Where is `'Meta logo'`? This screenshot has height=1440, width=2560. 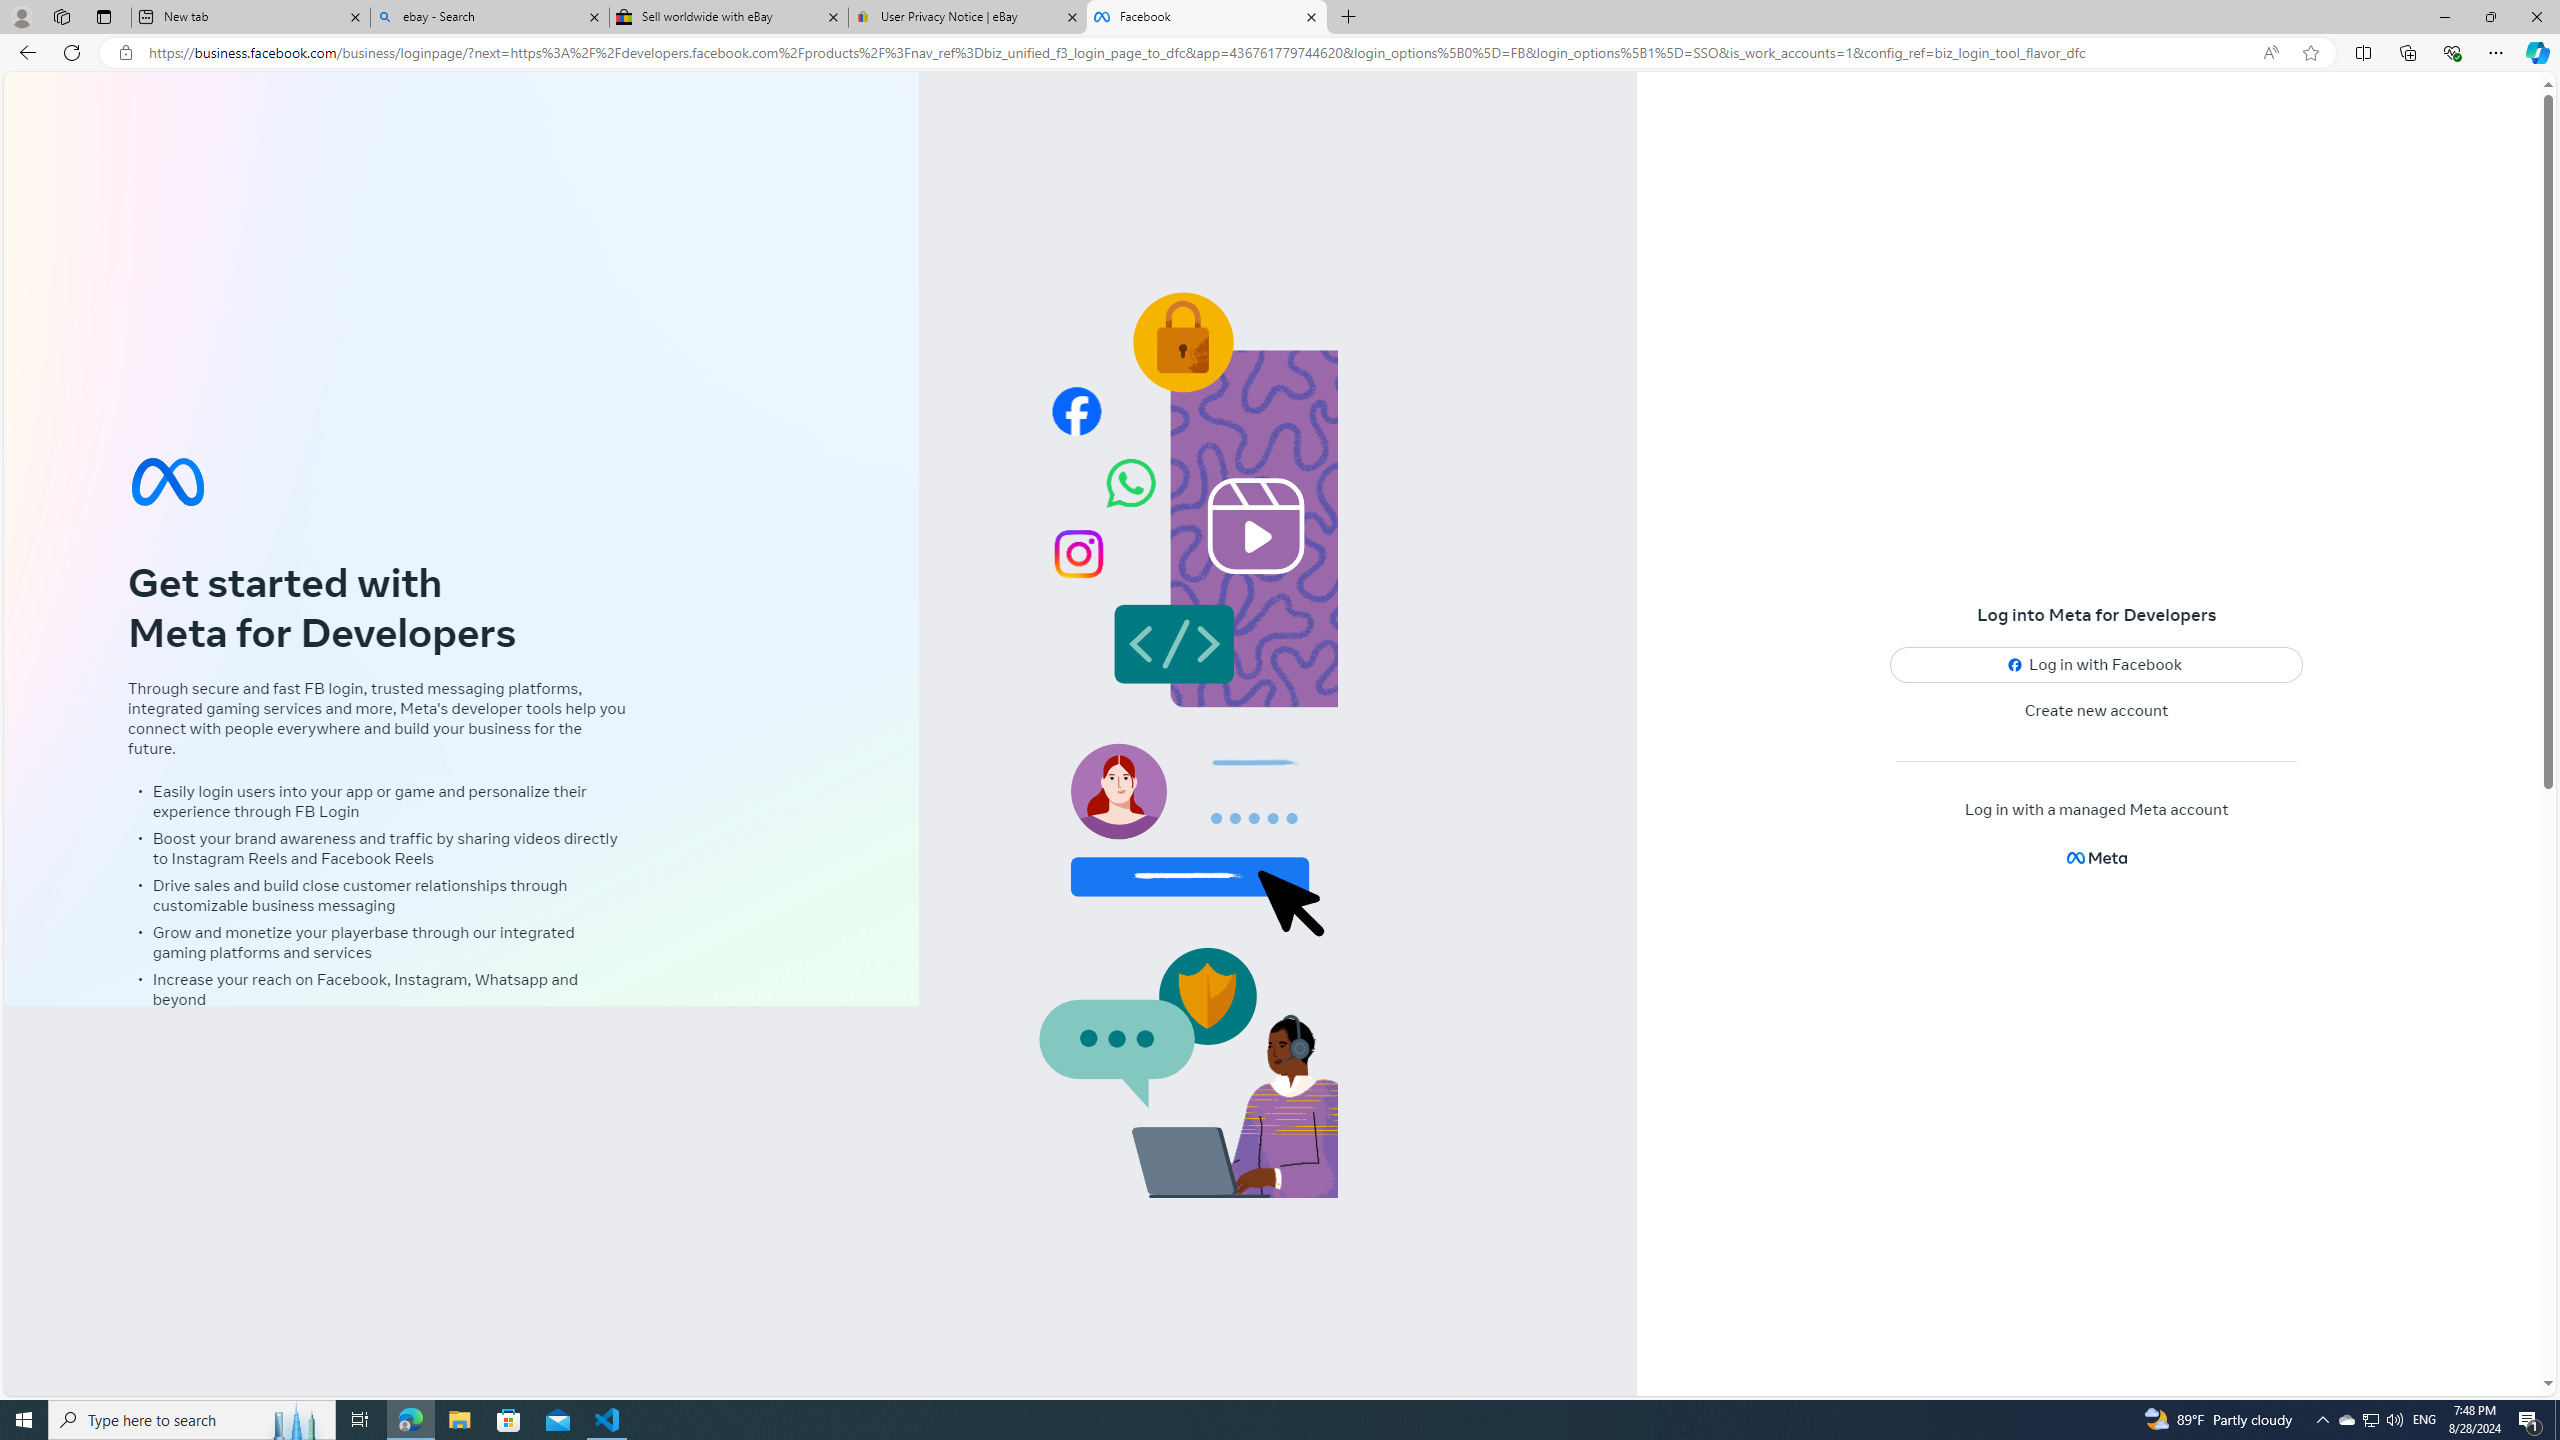 'Meta logo' is located at coordinates (2095, 857).